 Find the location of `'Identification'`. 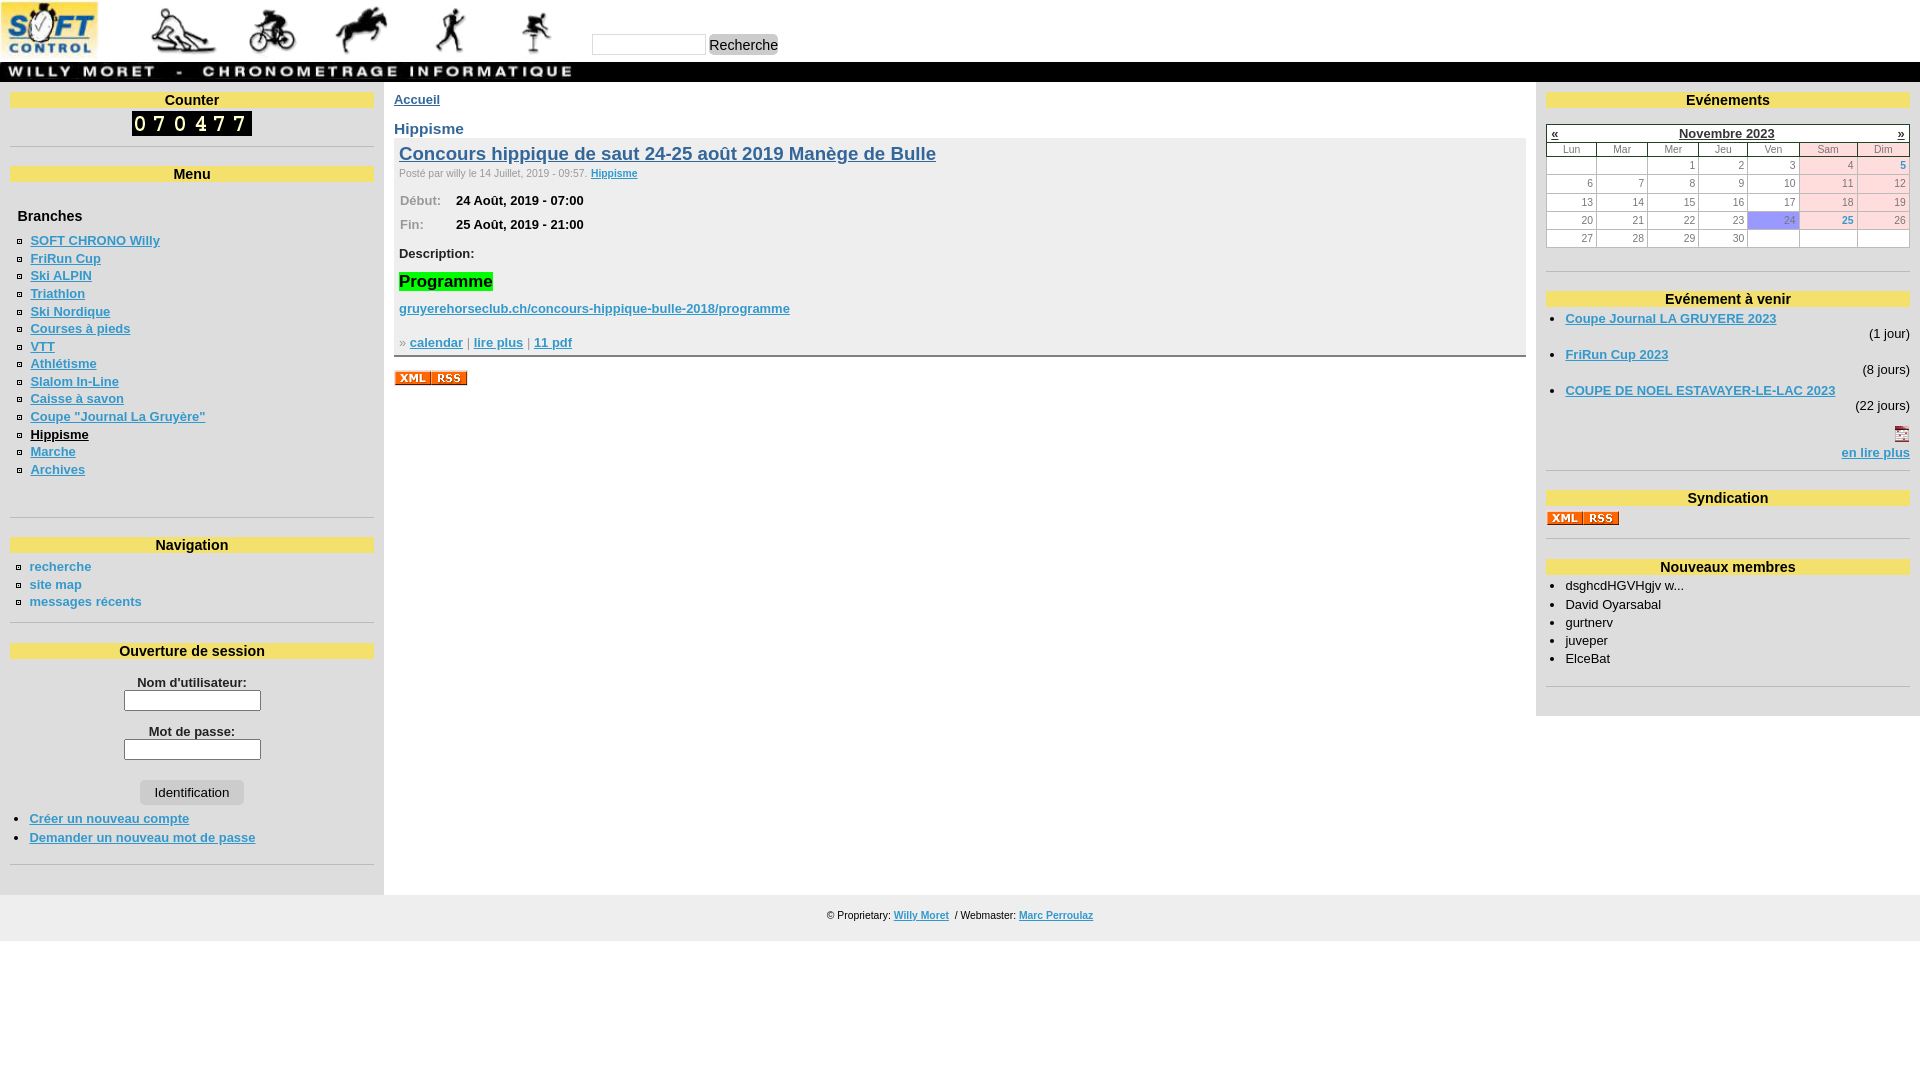

'Identification' is located at coordinates (192, 791).